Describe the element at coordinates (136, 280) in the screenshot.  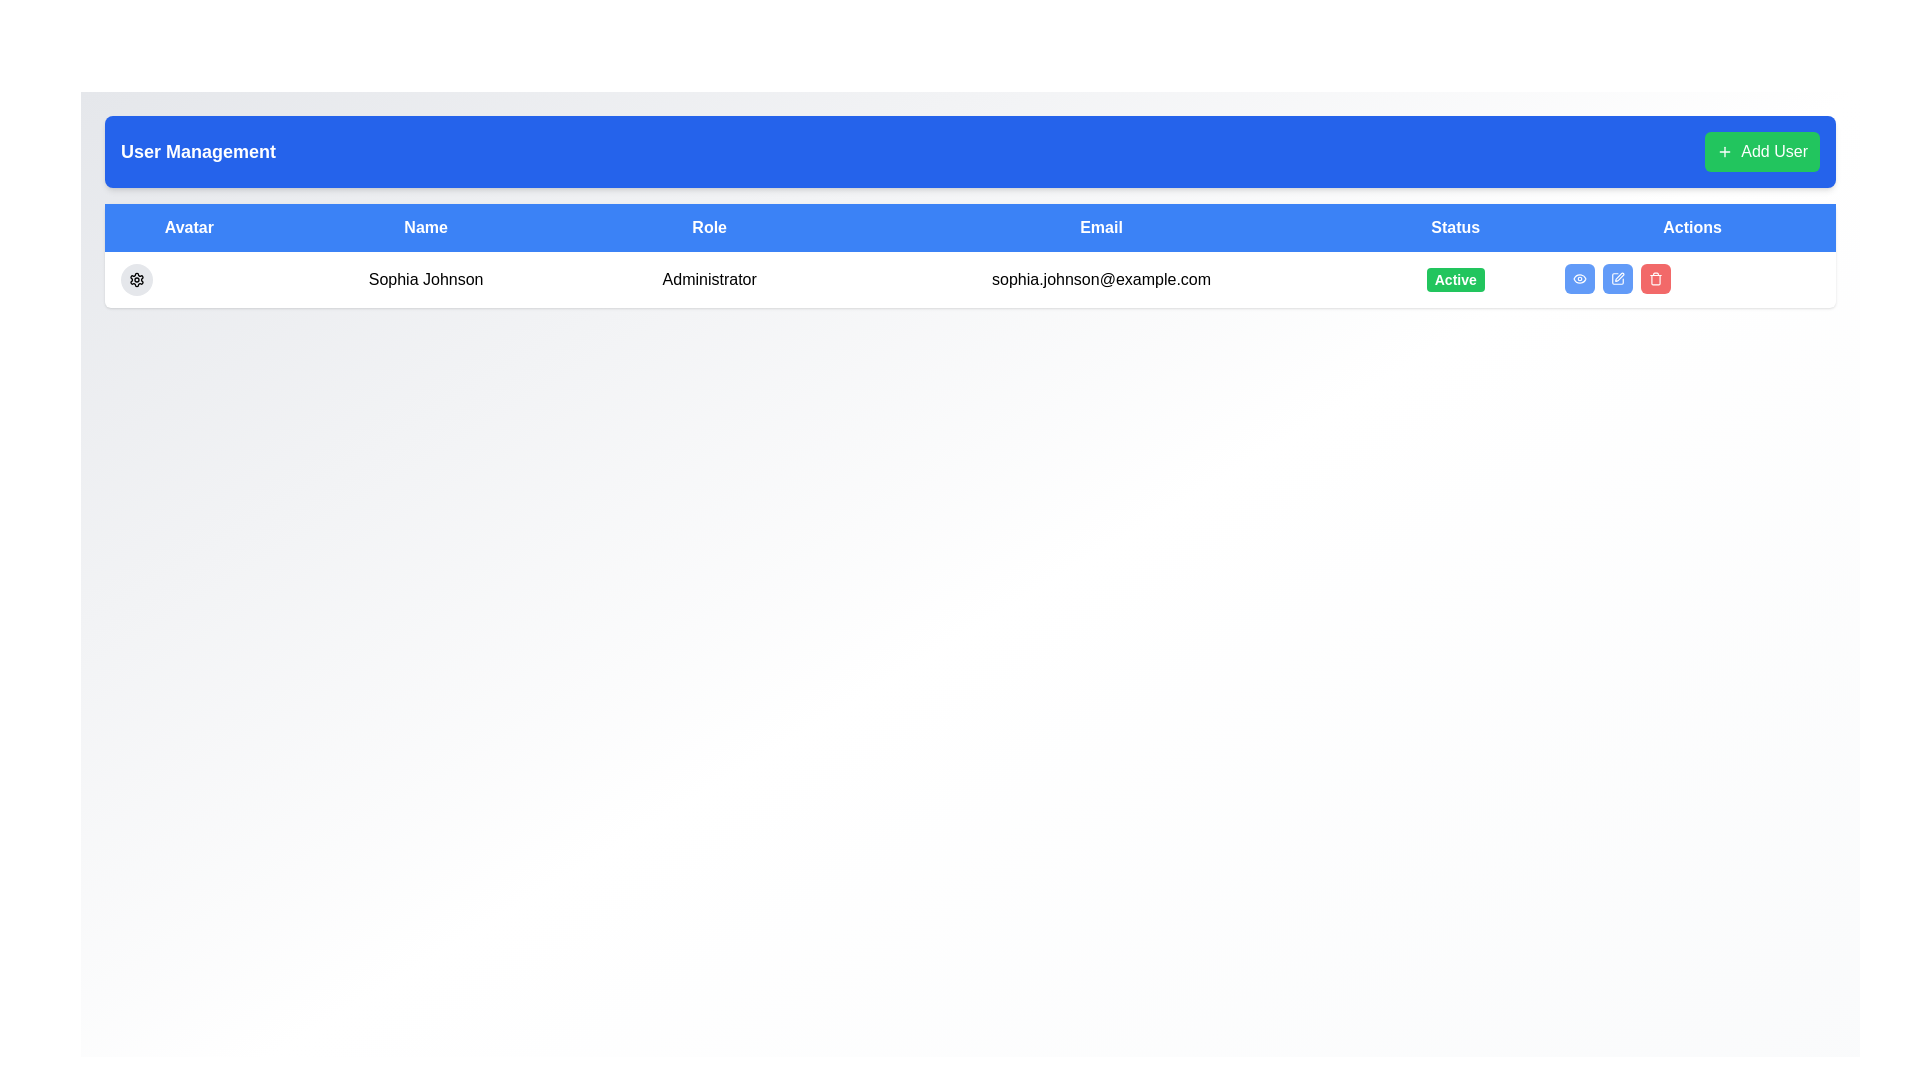
I see `the circular settings icon with a gray background and gear symbol located in the 'Avatar' column of the 'User Management' table, first row` at that location.